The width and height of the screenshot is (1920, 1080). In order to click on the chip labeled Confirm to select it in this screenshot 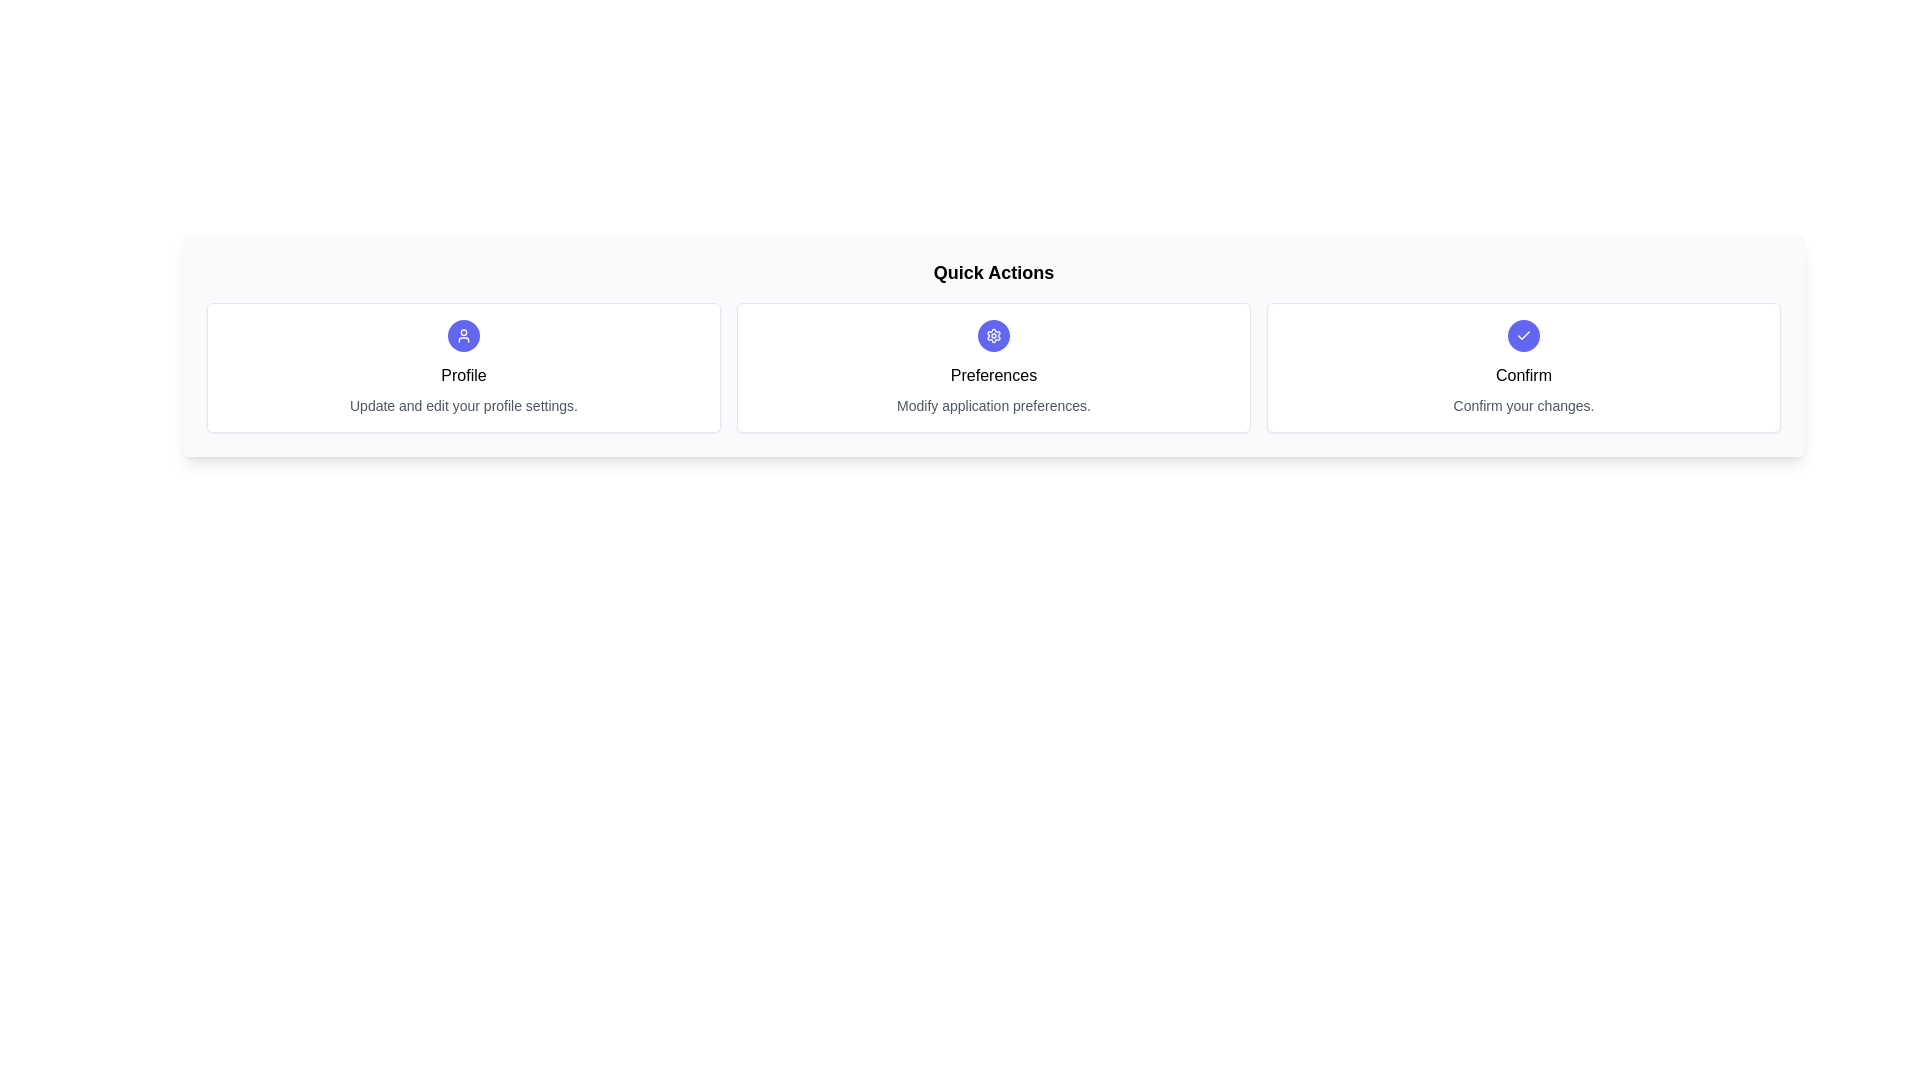, I will do `click(1522, 367)`.